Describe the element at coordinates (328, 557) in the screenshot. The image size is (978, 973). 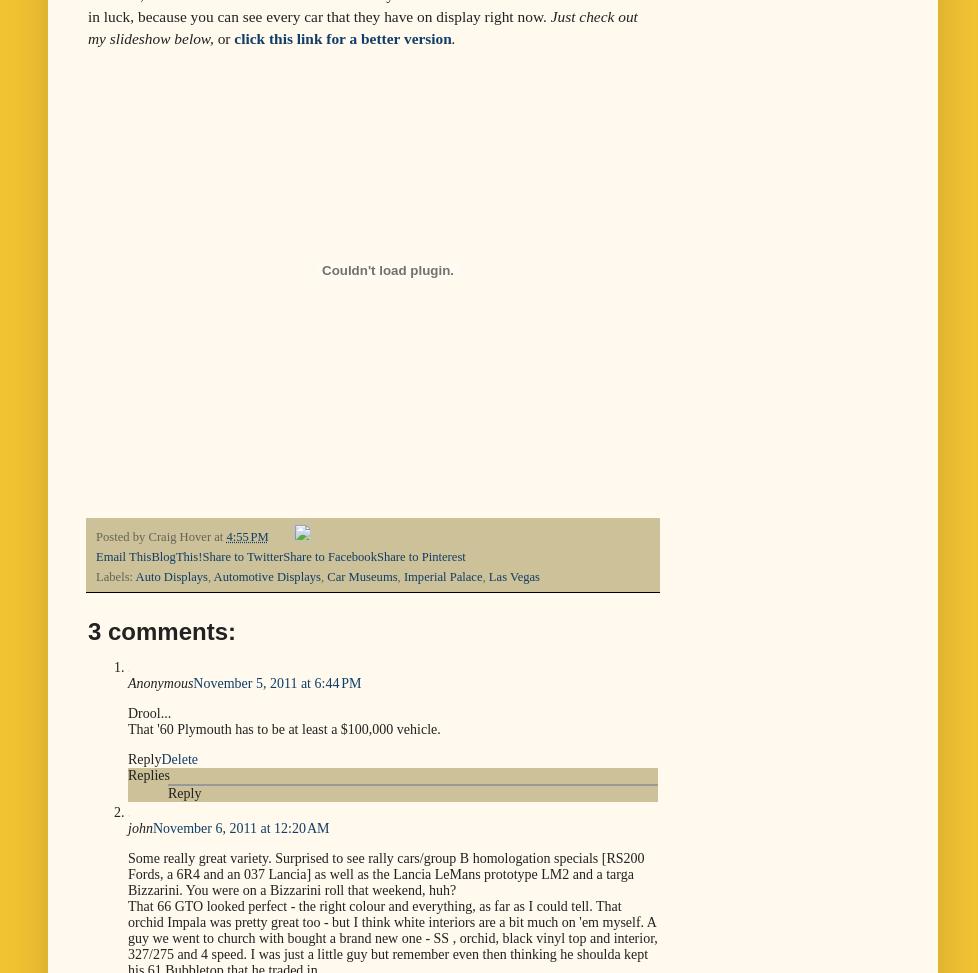
I see `'Share to Facebook'` at that location.